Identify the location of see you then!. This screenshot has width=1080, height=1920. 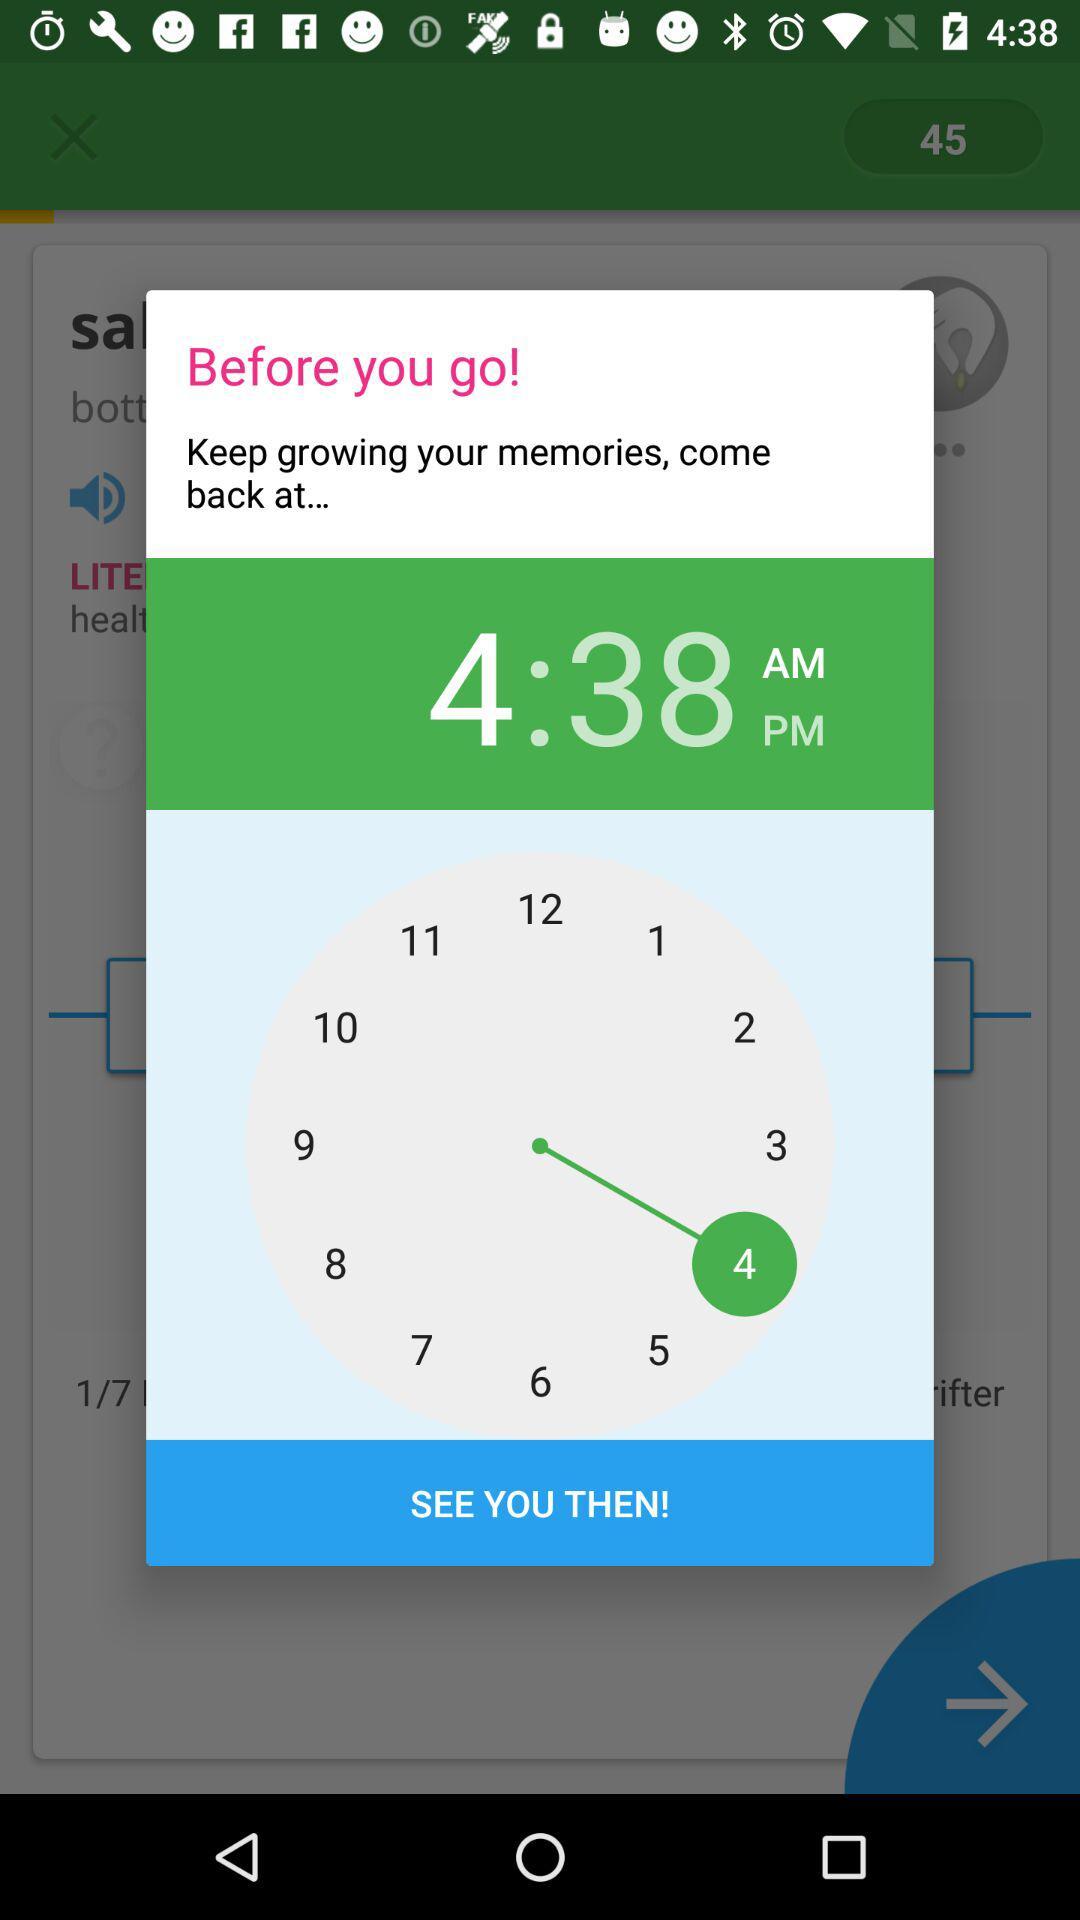
(540, 1502).